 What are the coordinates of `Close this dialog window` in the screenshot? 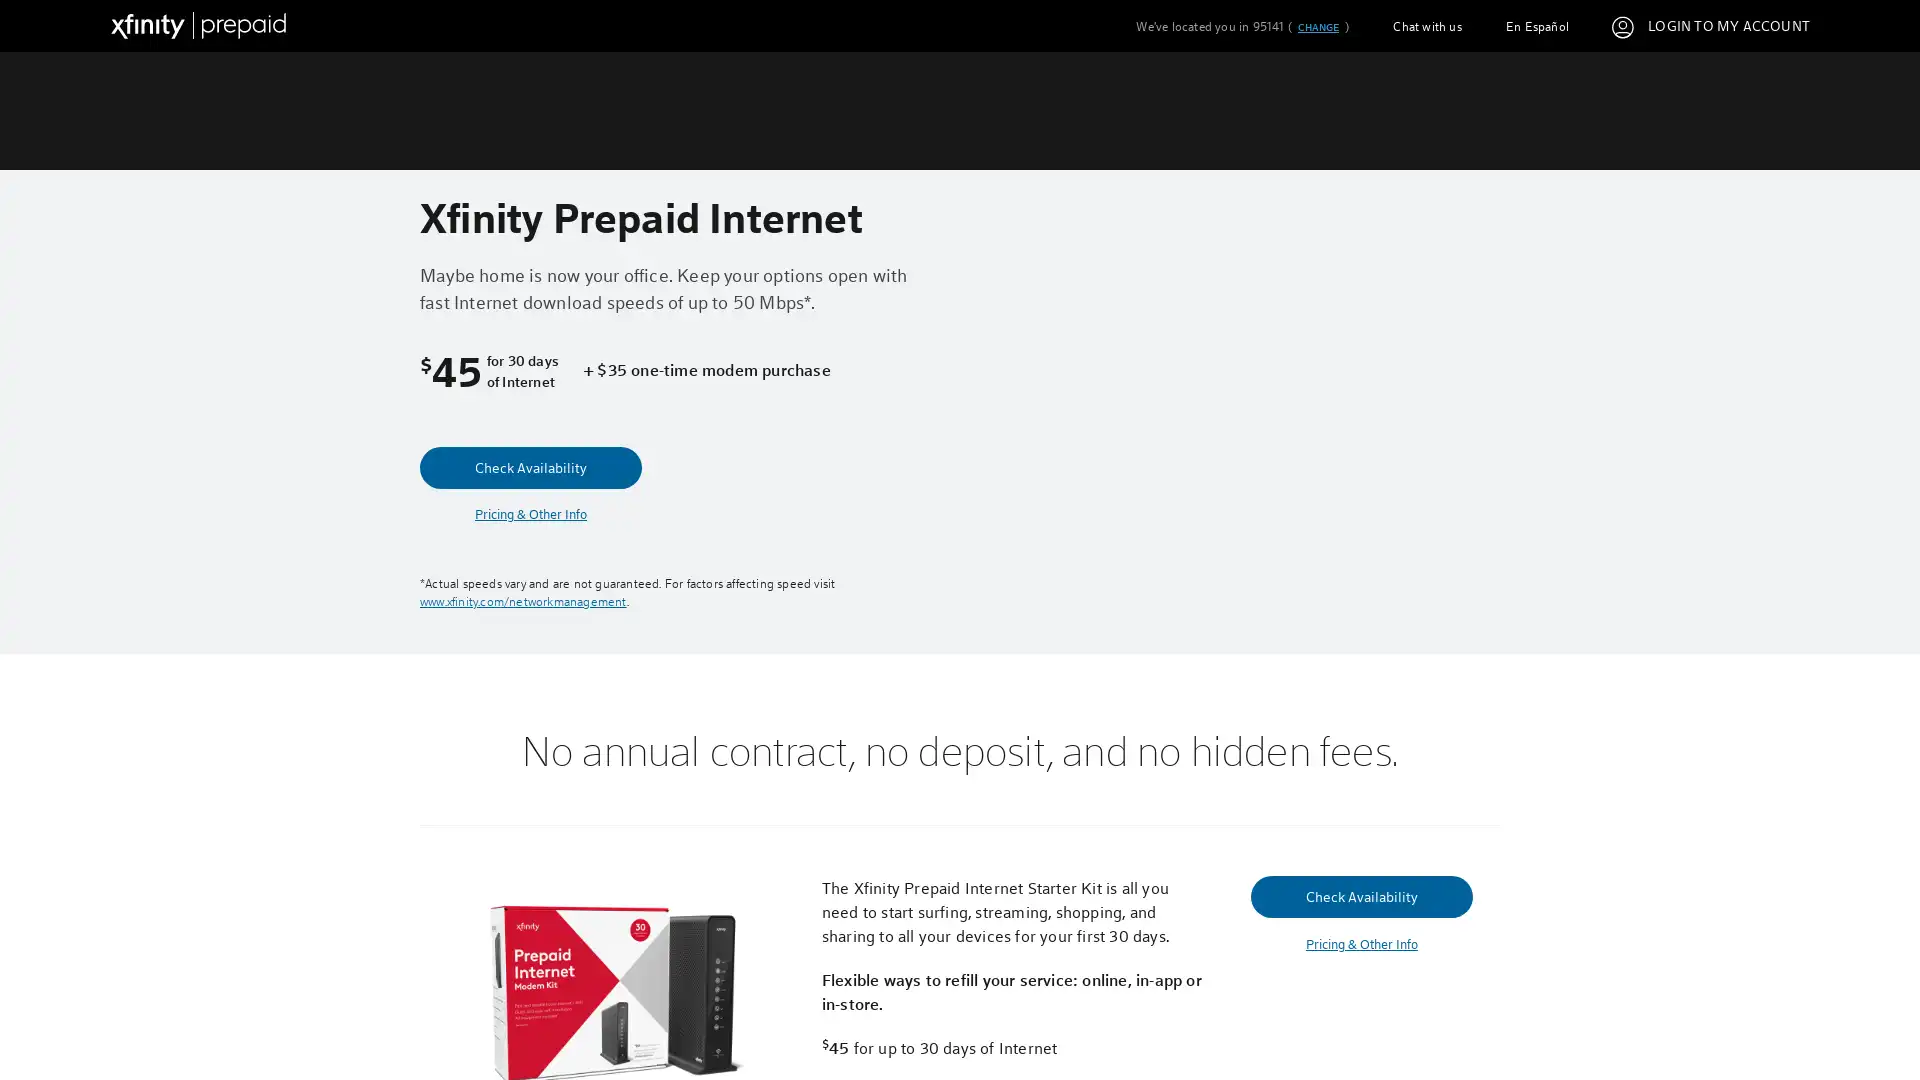 It's located at (1338, 464).